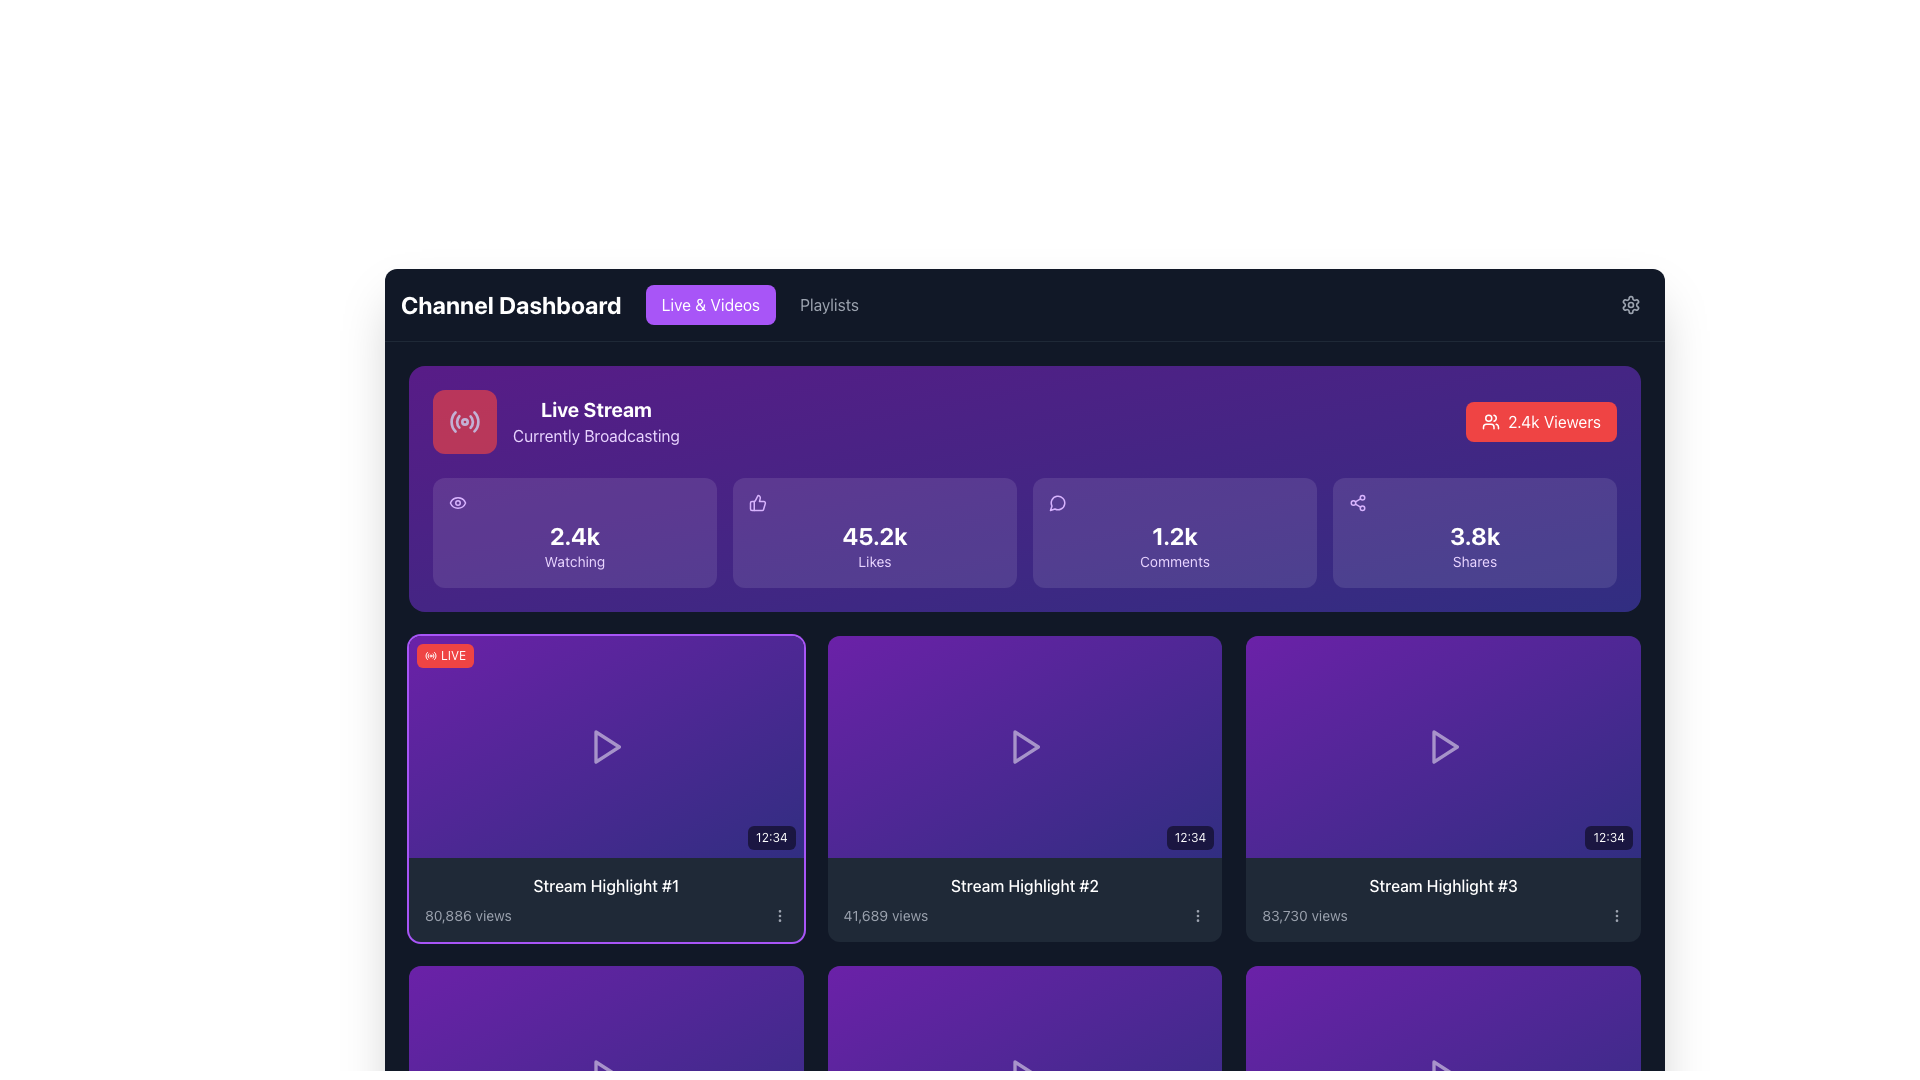 Image resolution: width=1920 pixels, height=1080 pixels. Describe the element at coordinates (1024, 898) in the screenshot. I see `the text block containing 'Stream Highlight #2' and '41,689 views' located at the bottom of the second card in the second row of the grid layout` at that location.